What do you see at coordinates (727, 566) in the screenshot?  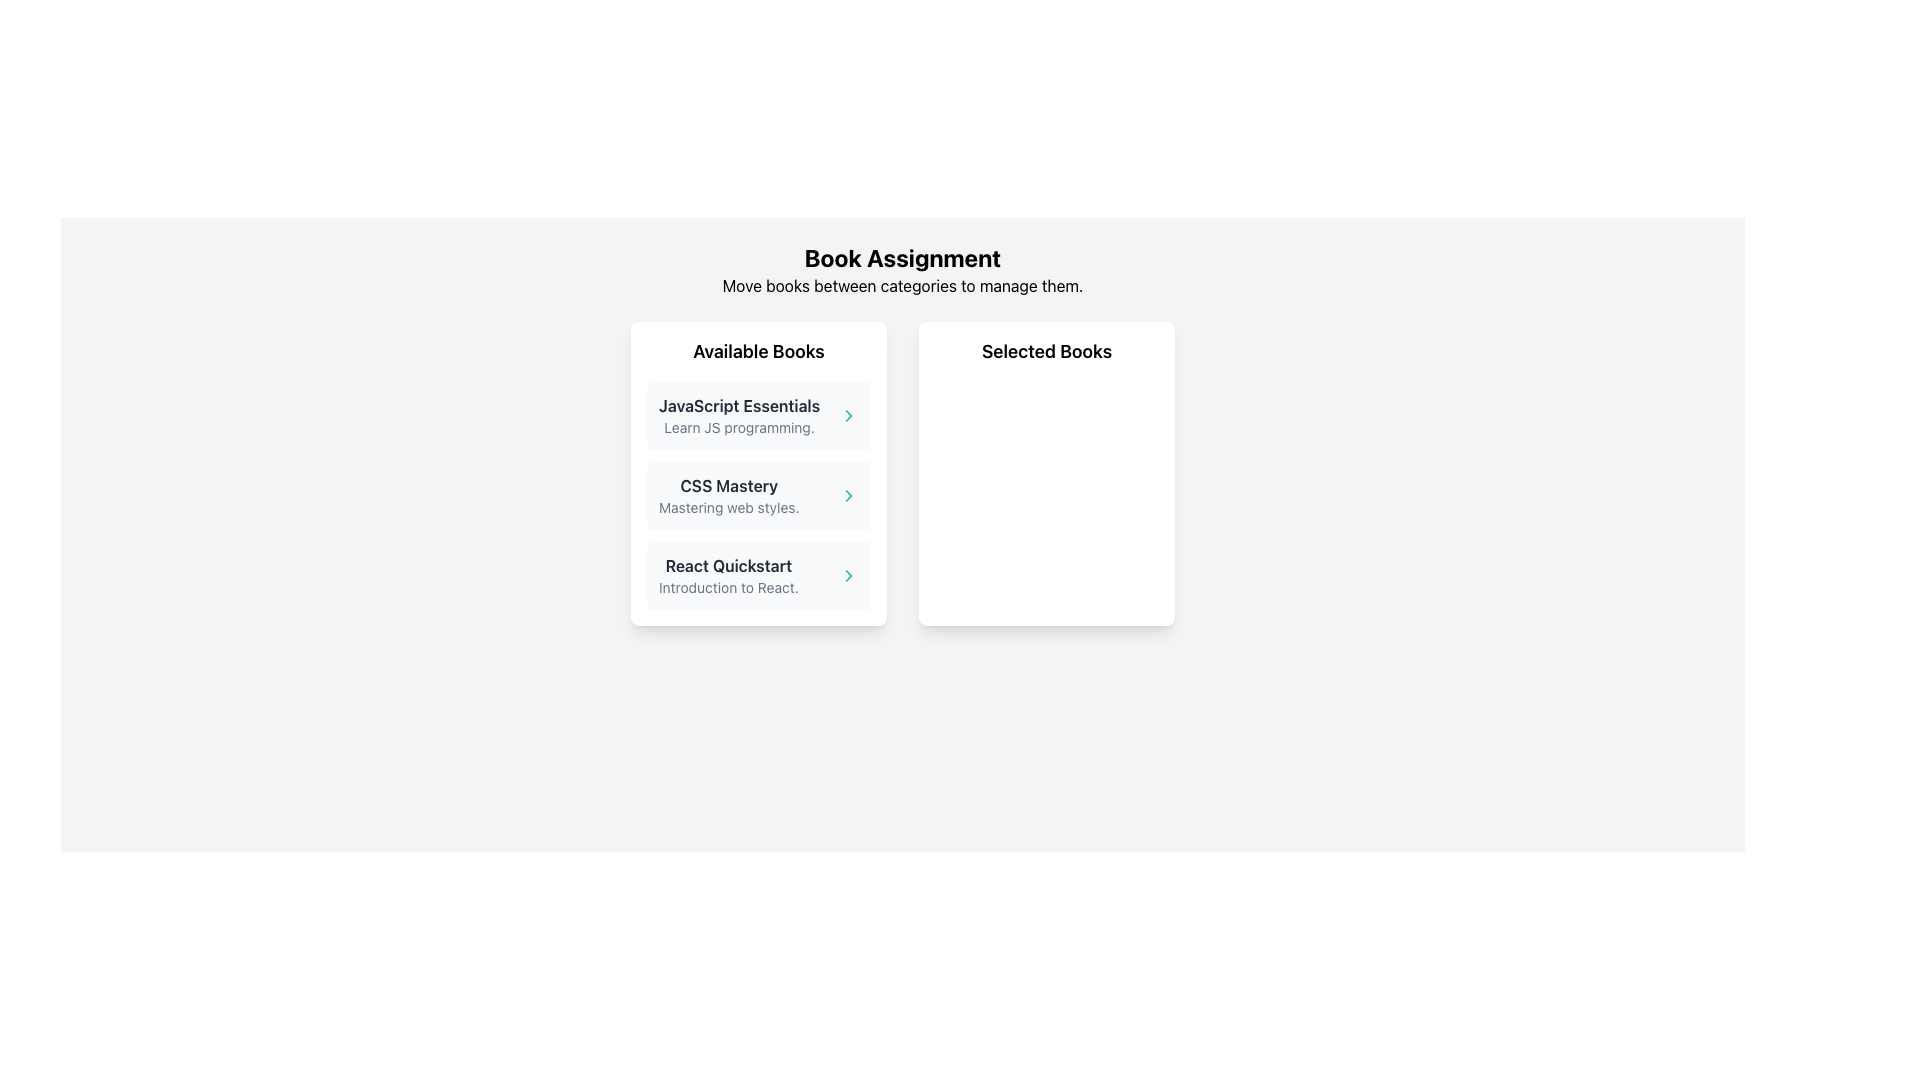 I see `the 'React Quickstart' text label, which is styled in bold and dark color, located in the third row of the 'Available Books' section` at bounding box center [727, 566].